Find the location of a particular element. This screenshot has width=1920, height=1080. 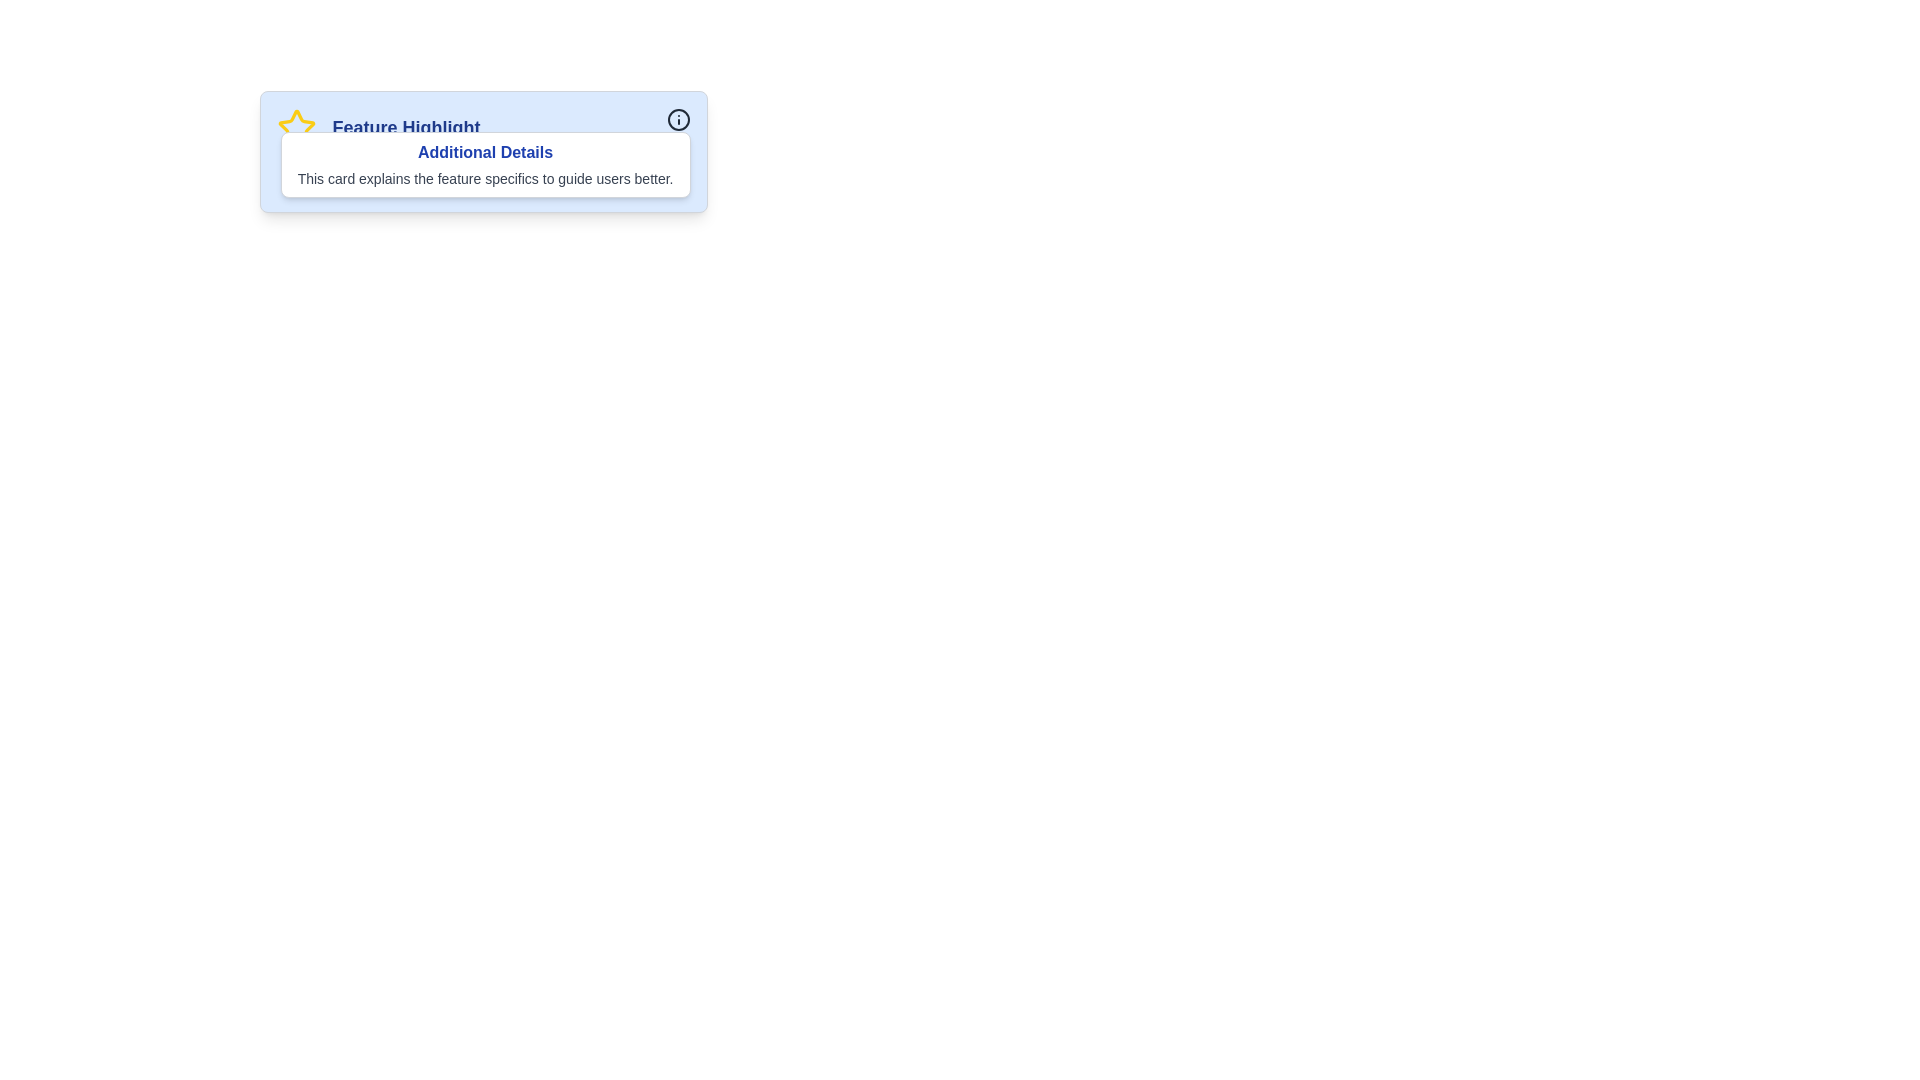

the circular blue outlined informational icon located in the top-right corner of the card, above the 'Feature Highlight' and 'Additional Details' text is located at coordinates (678, 119).